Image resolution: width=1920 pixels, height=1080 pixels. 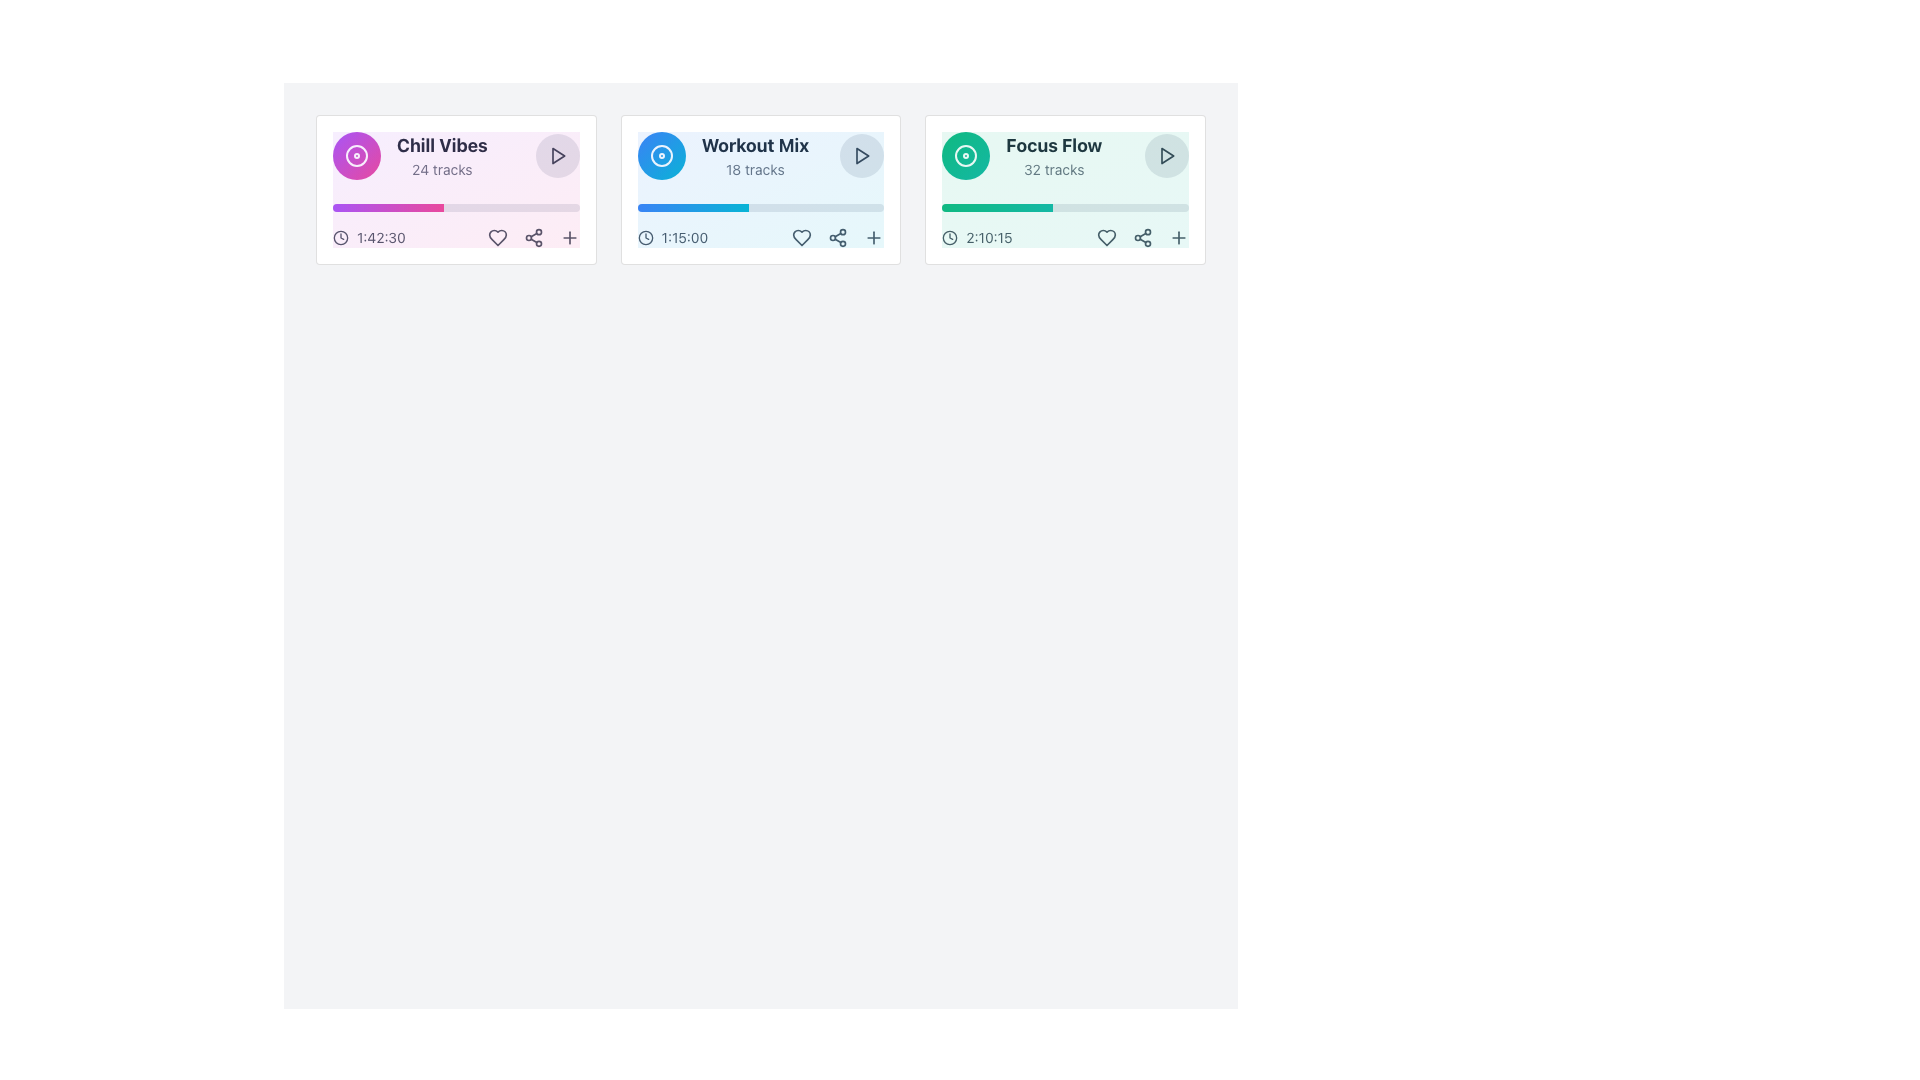 I want to click on the spinning animation of the circular icon located within the pink gradient circle on the left side of the 'Chill Vibes' card interface, so click(x=356, y=154).